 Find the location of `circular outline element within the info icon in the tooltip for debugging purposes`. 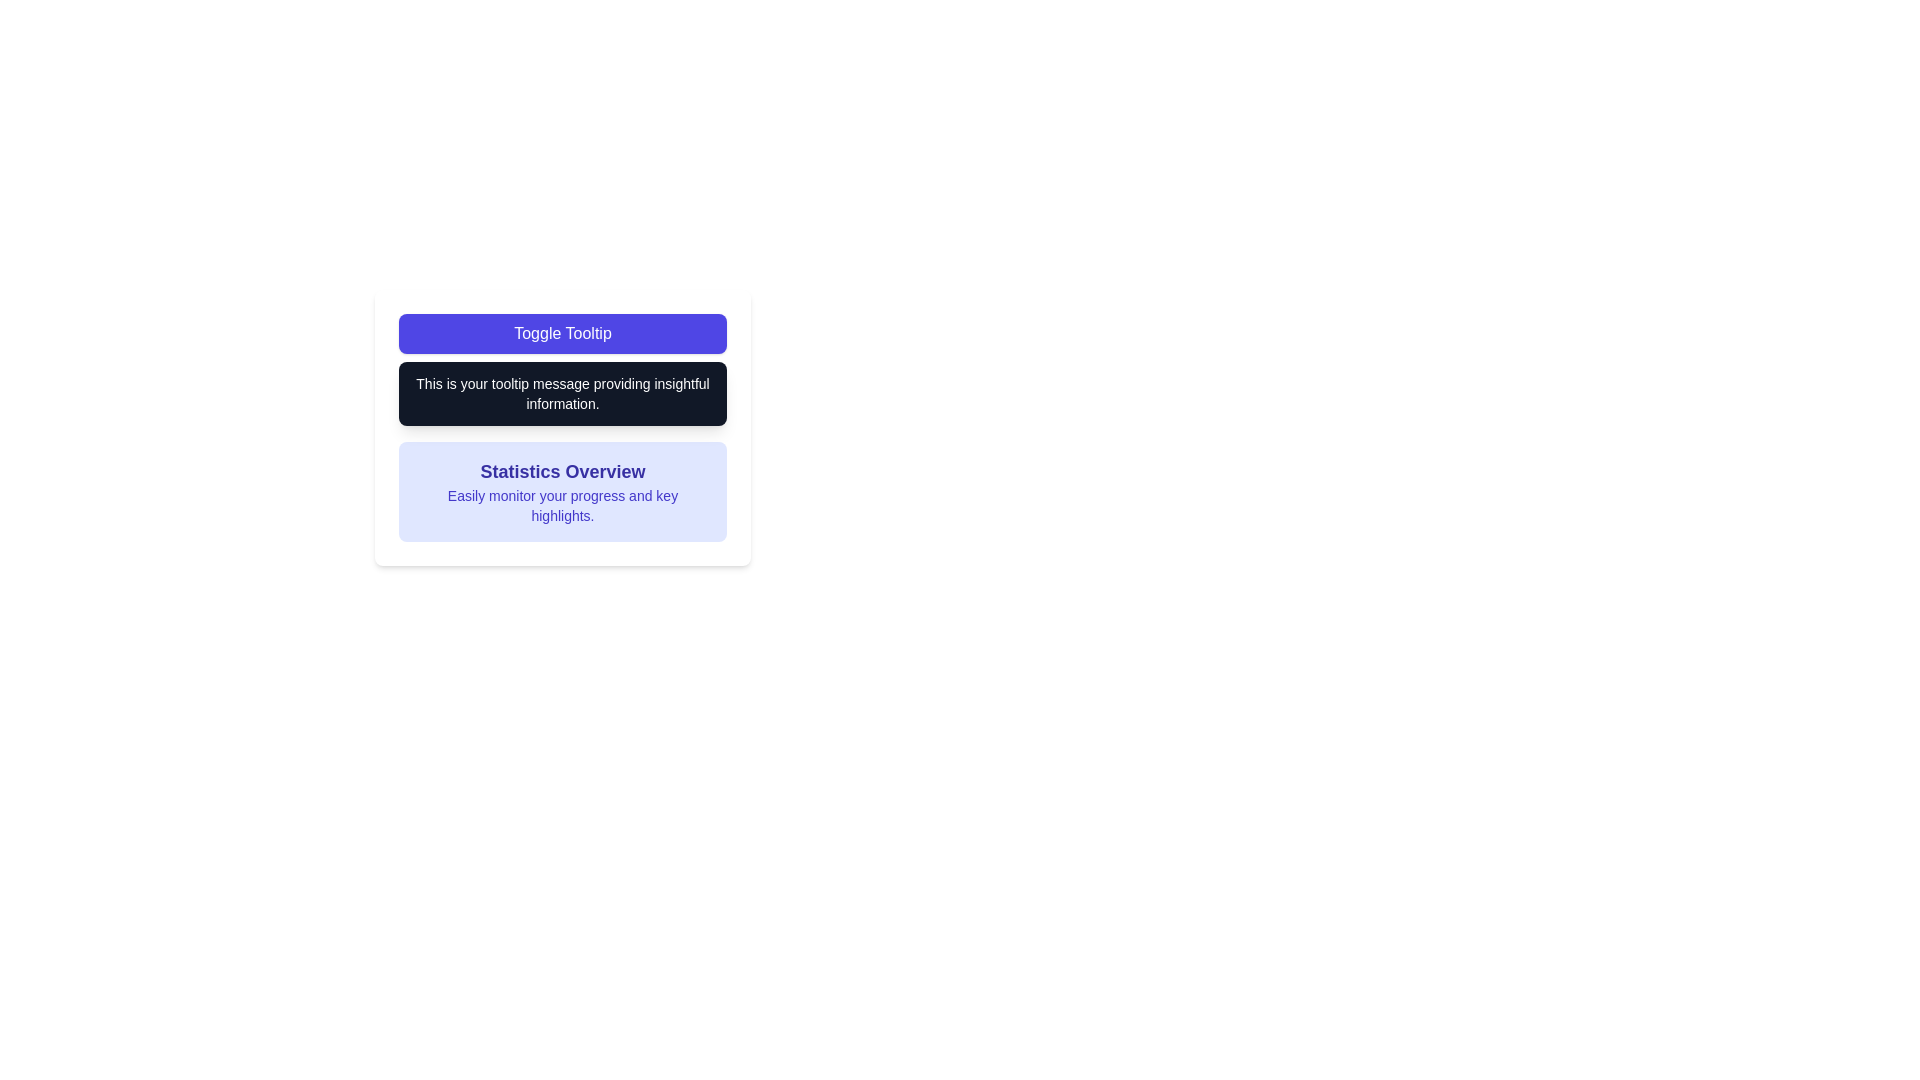

circular outline element within the info icon in the tooltip for debugging purposes is located at coordinates (407, 397).